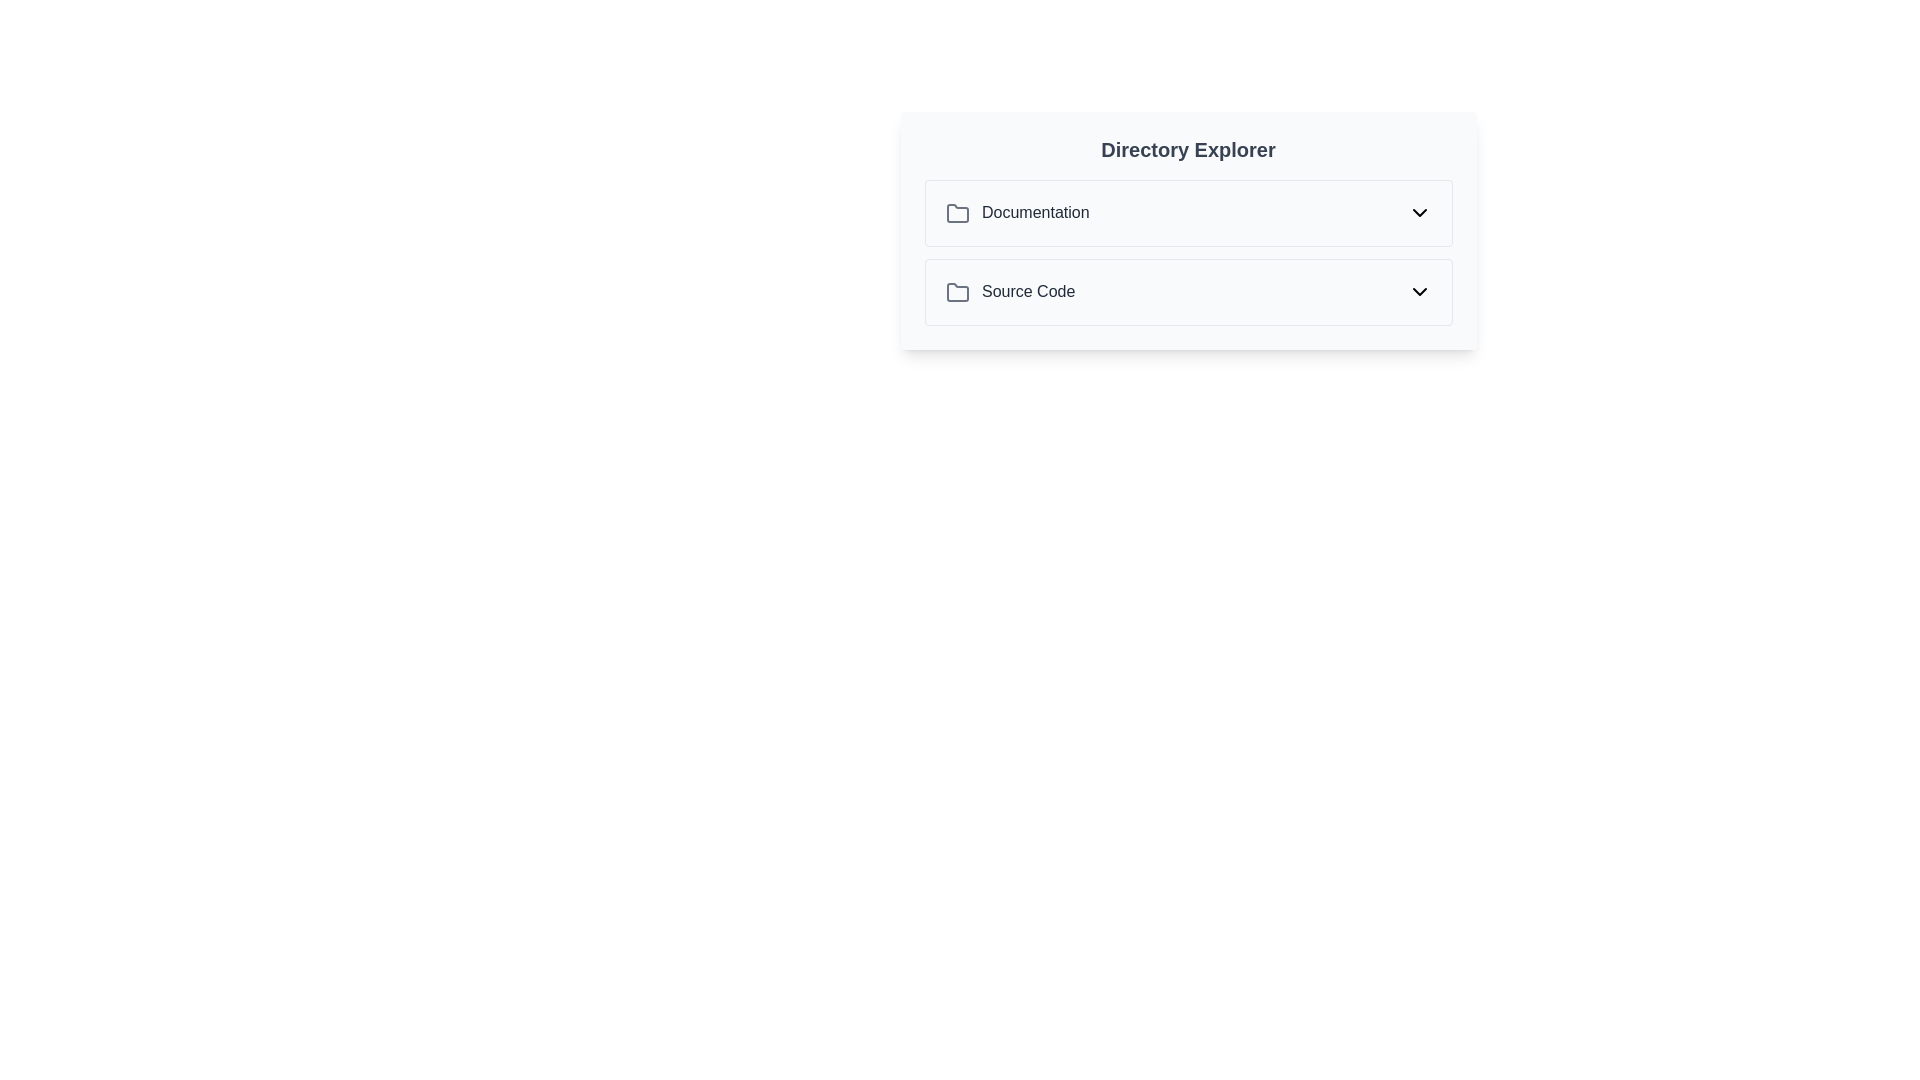 The height and width of the screenshot is (1080, 1920). Describe the element at coordinates (956, 213) in the screenshot. I see `the folder icon element, which is a simplistic outline style SVG vector graphic, to trigger a contextual action` at that location.